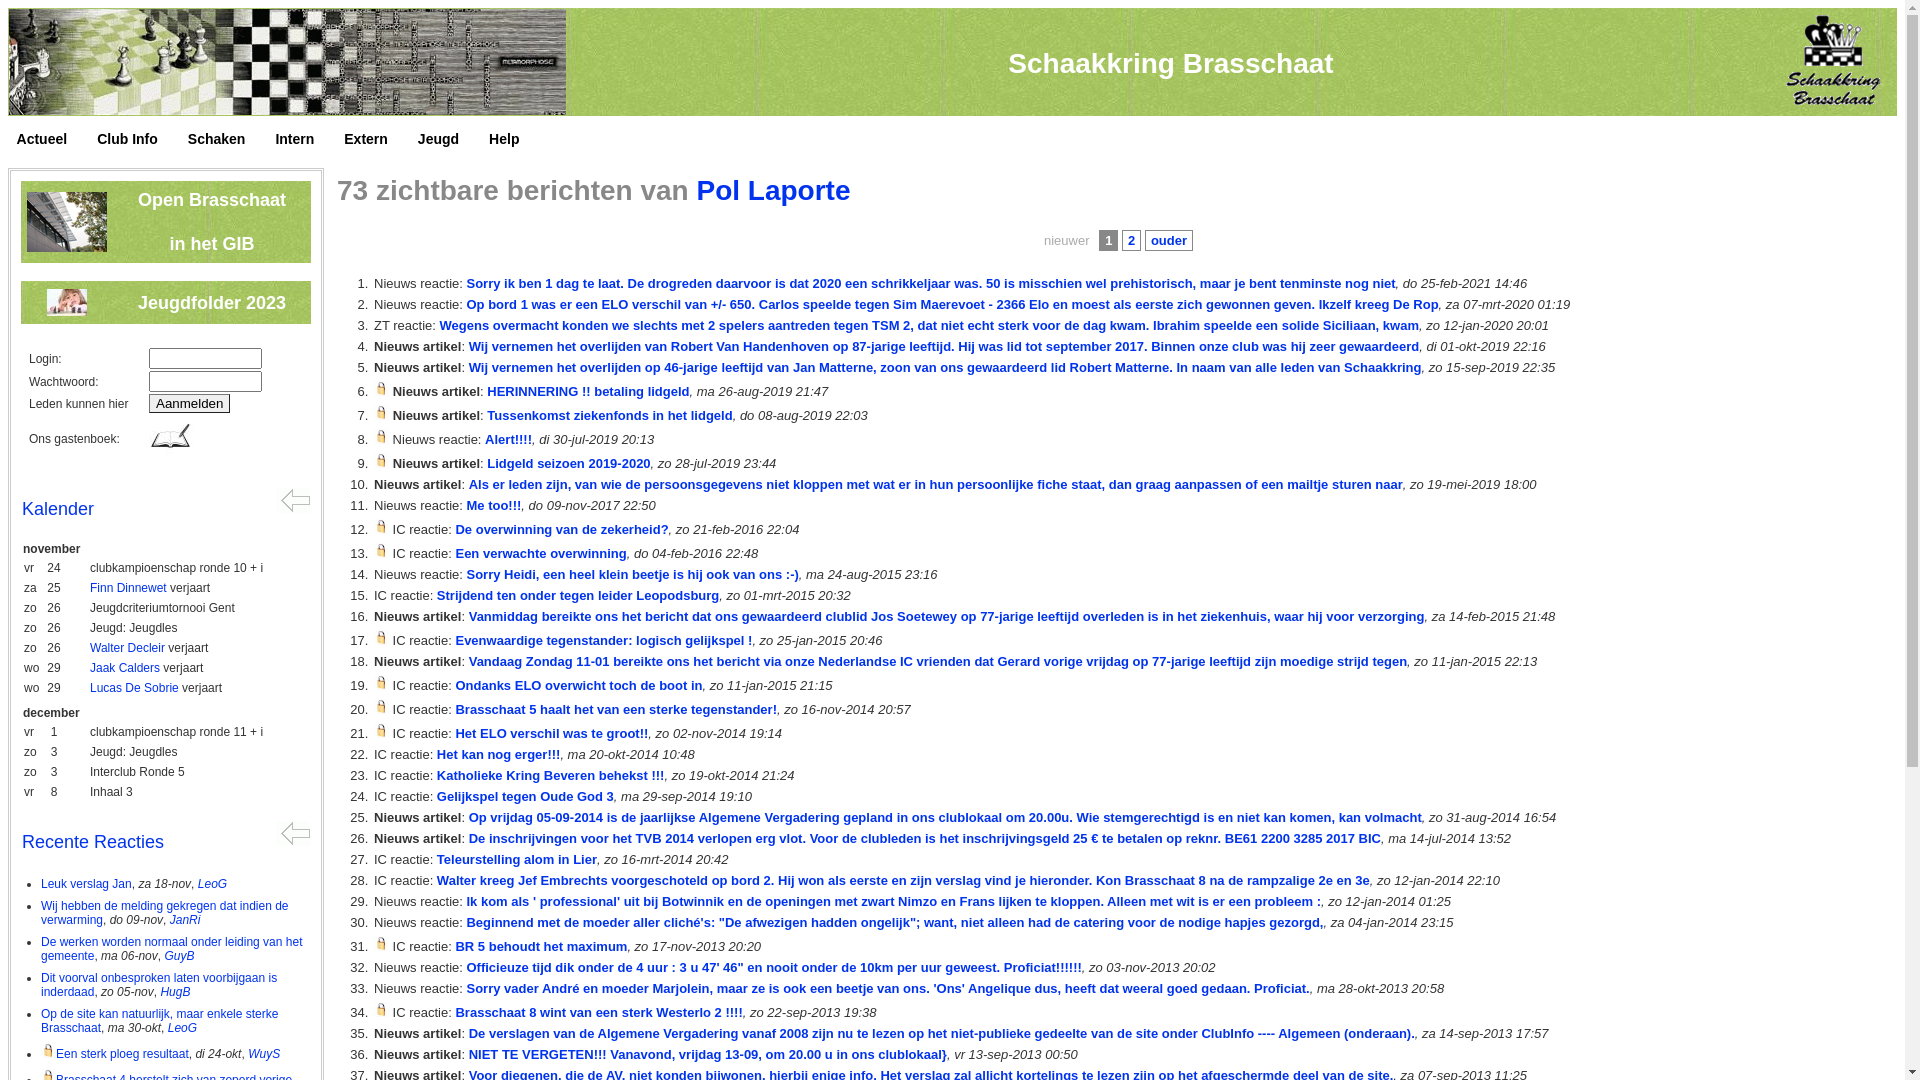 Image resolution: width=1920 pixels, height=1080 pixels. What do you see at coordinates (1170, 62) in the screenshot?
I see `'Schaakkring Brasschaat'` at bounding box center [1170, 62].